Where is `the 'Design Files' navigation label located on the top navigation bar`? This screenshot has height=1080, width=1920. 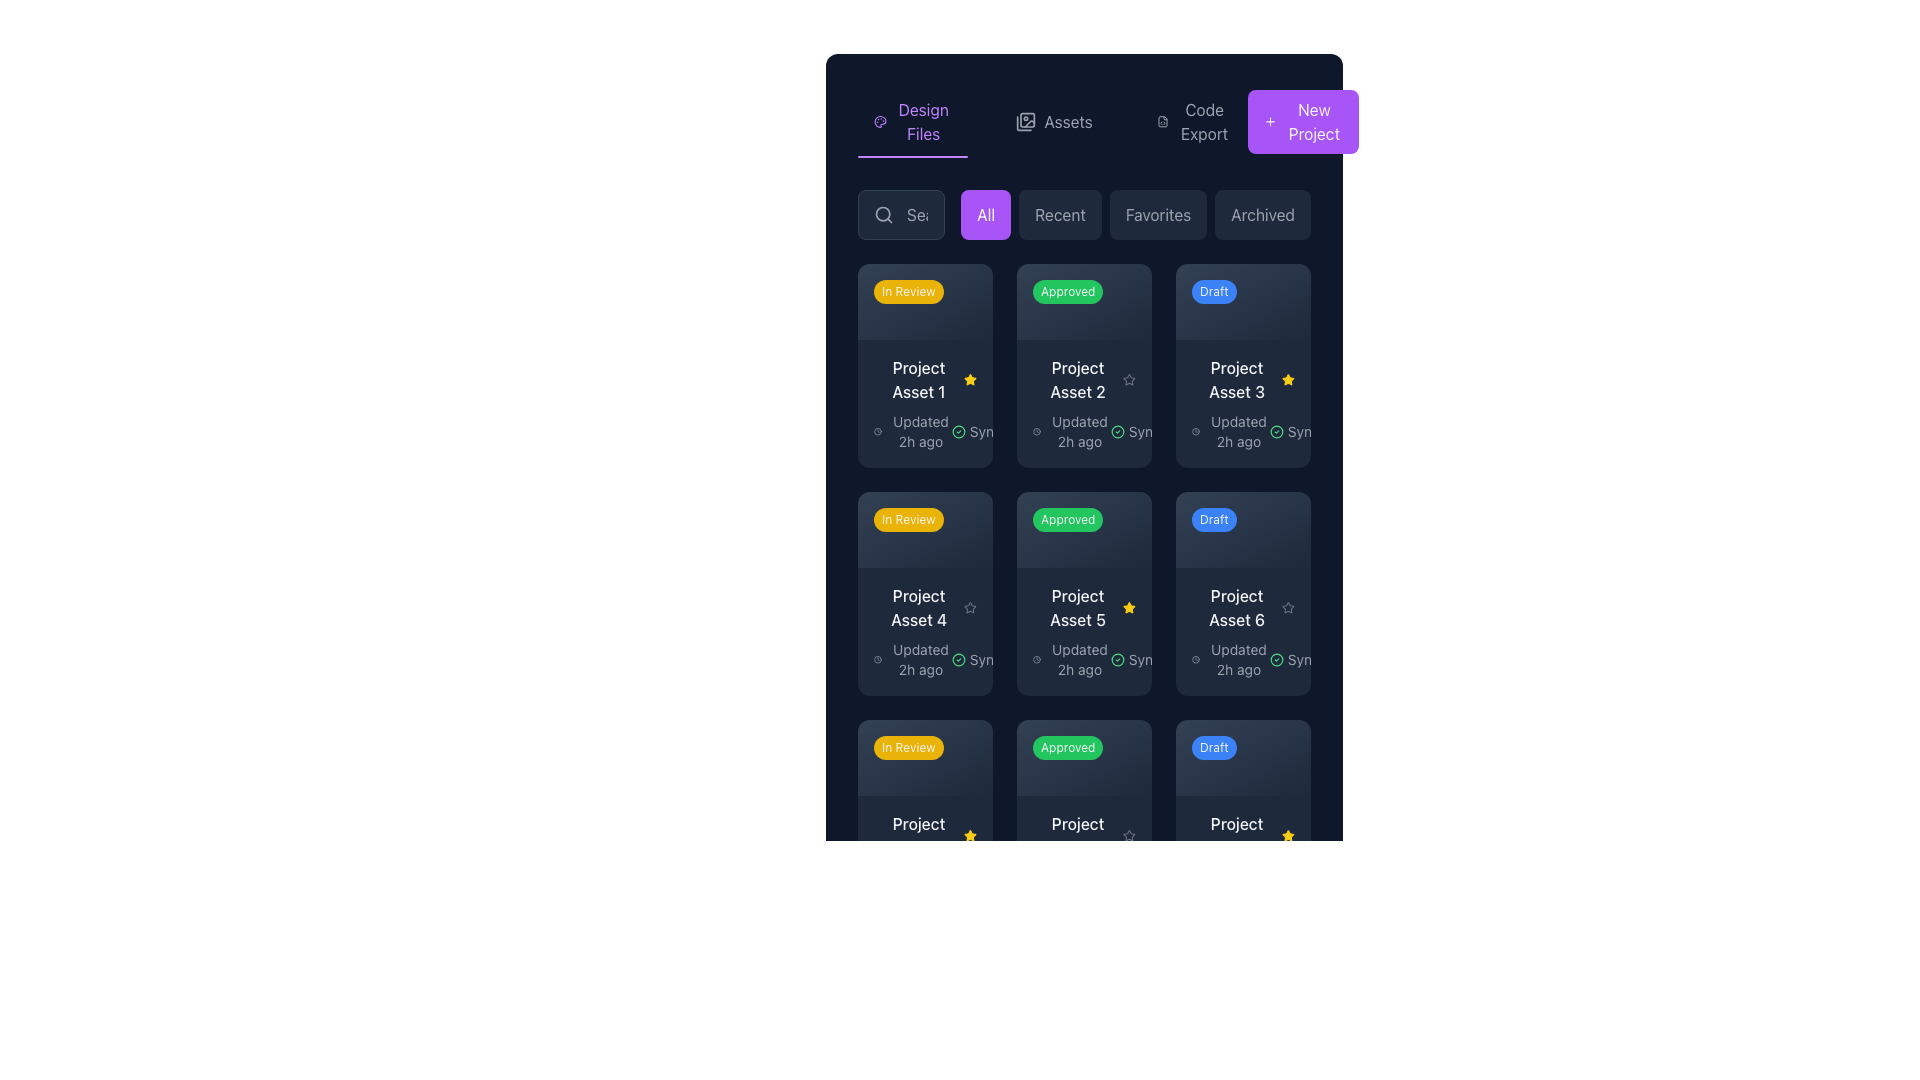 the 'Design Files' navigation label located on the top navigation bar is located at coordinates (922, 122).